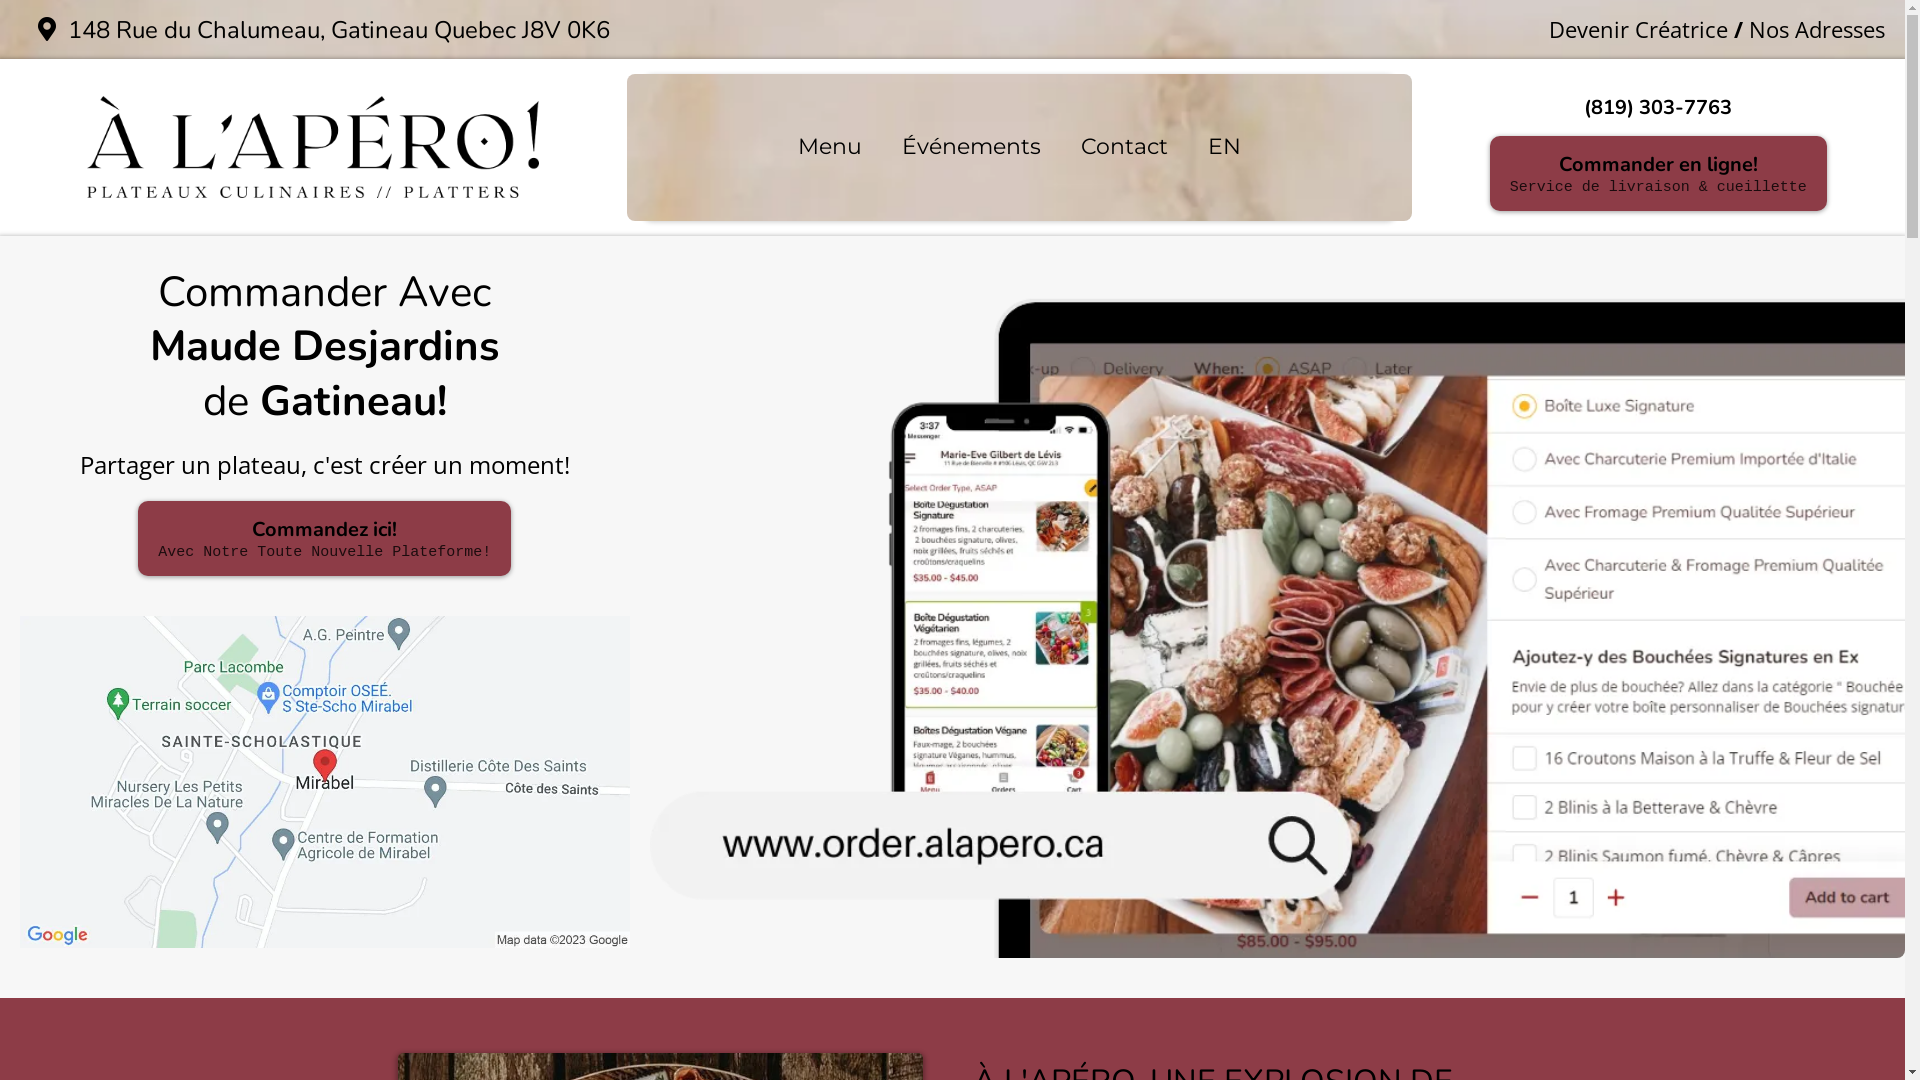  I want to click on 'EN', so click(1188, 146).